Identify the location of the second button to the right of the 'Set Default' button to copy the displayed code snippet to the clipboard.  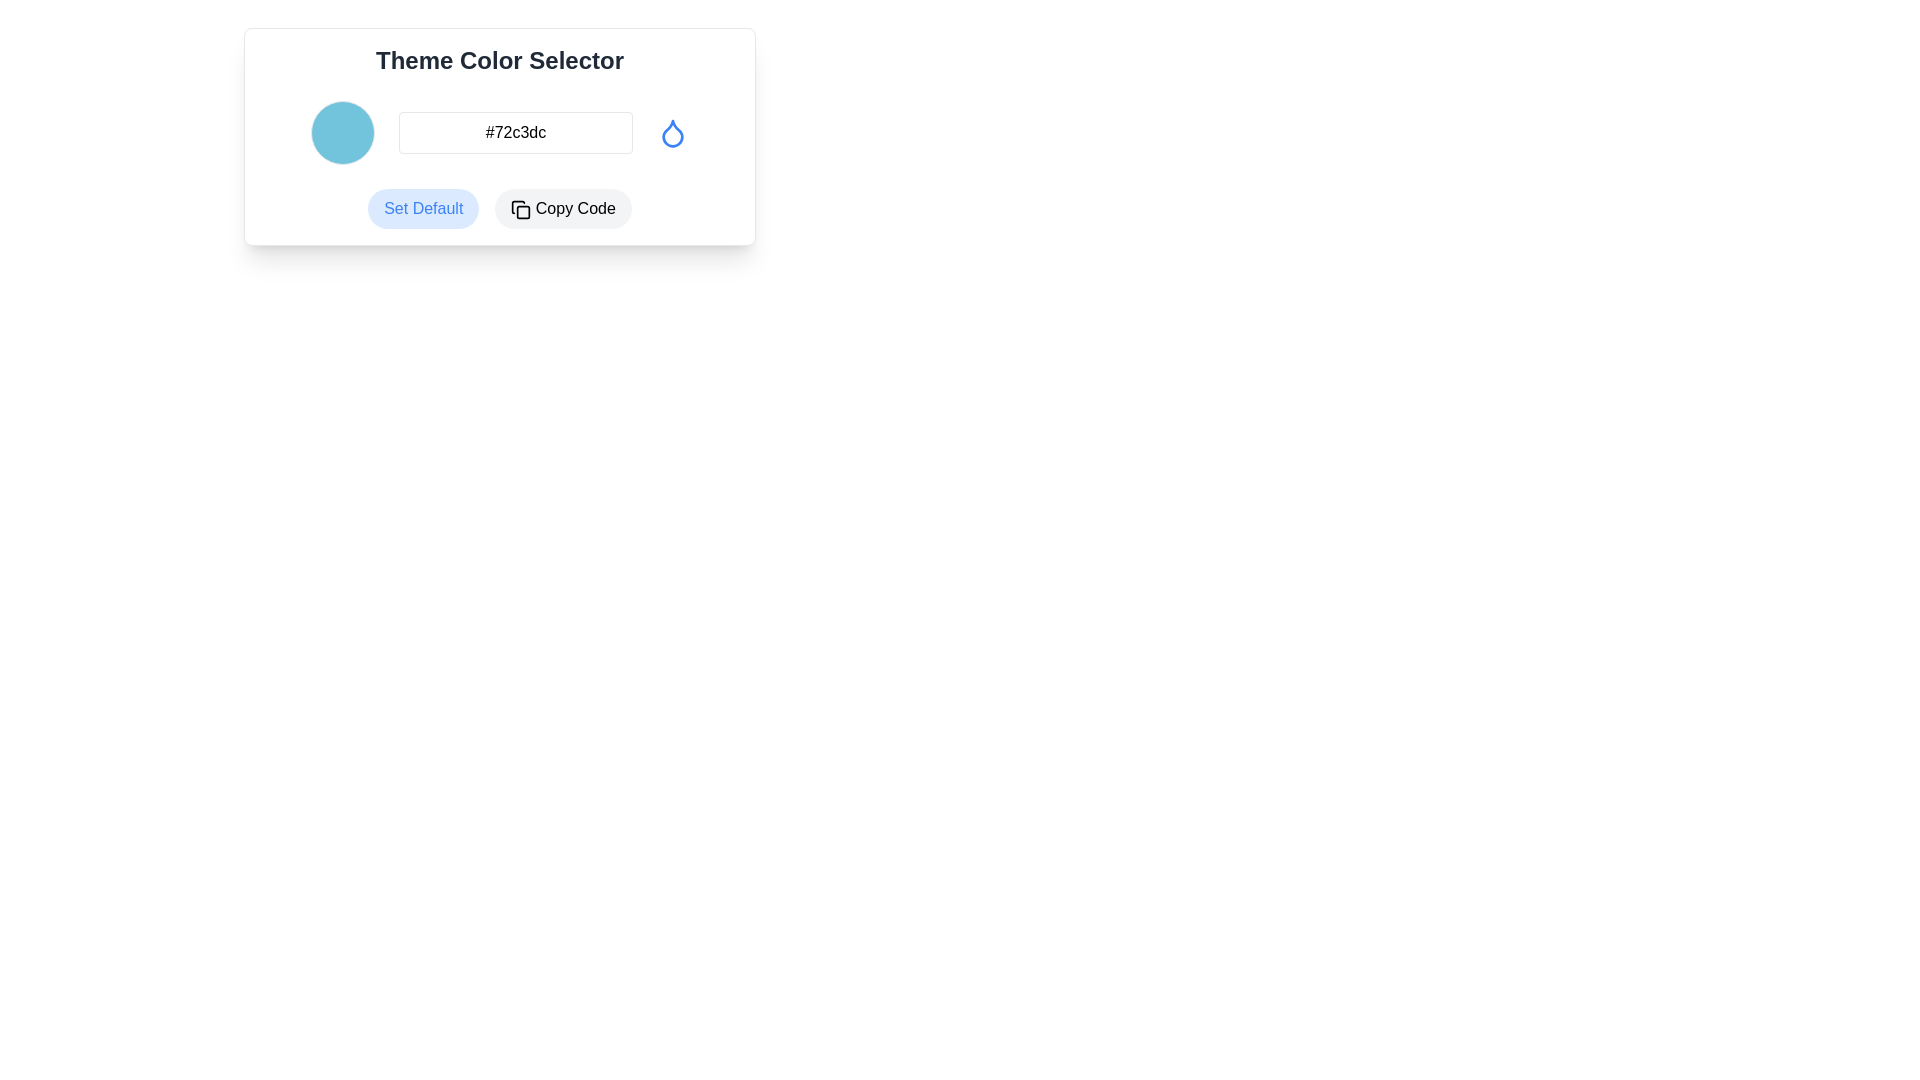
(562, 208).